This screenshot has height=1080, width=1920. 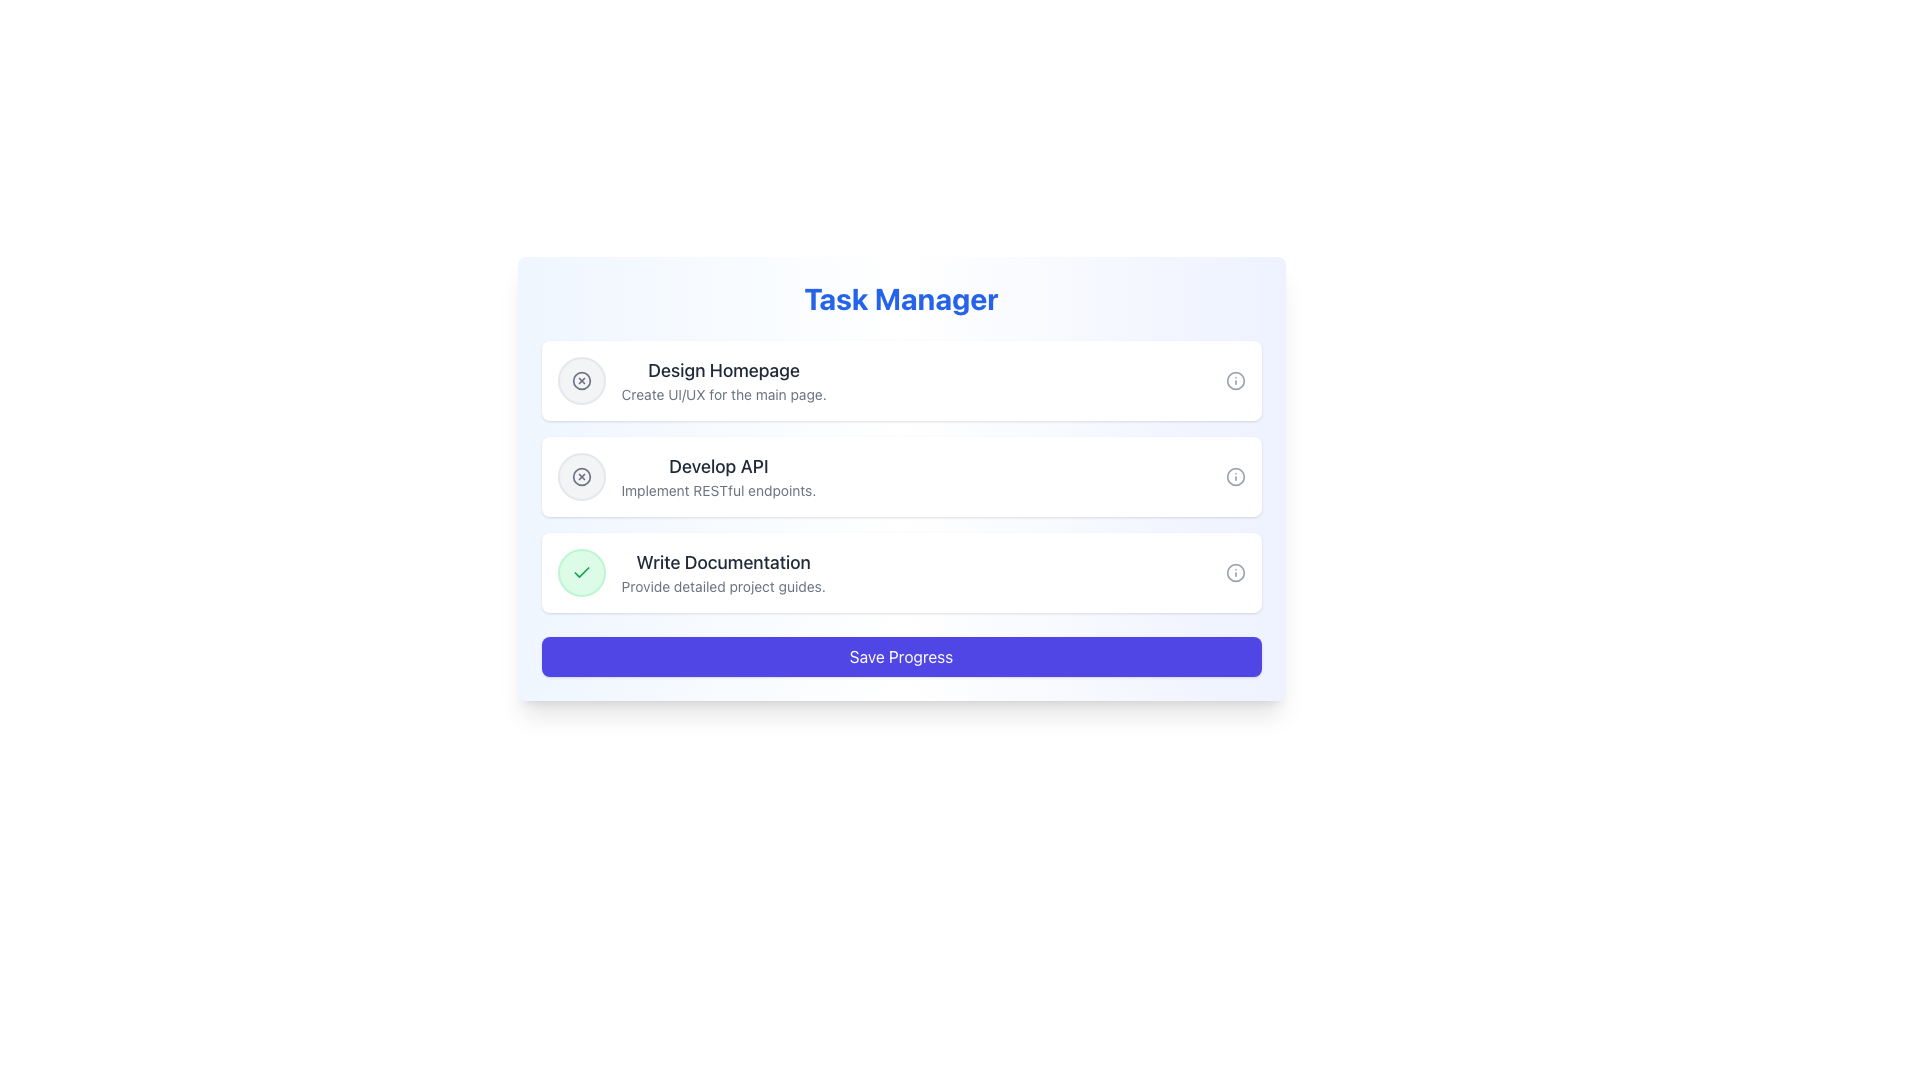 I want to click on the text label that serves as the title for the first task block, located above the description text 'Create UI/UX for the main page.', so click(x=723, y=370).